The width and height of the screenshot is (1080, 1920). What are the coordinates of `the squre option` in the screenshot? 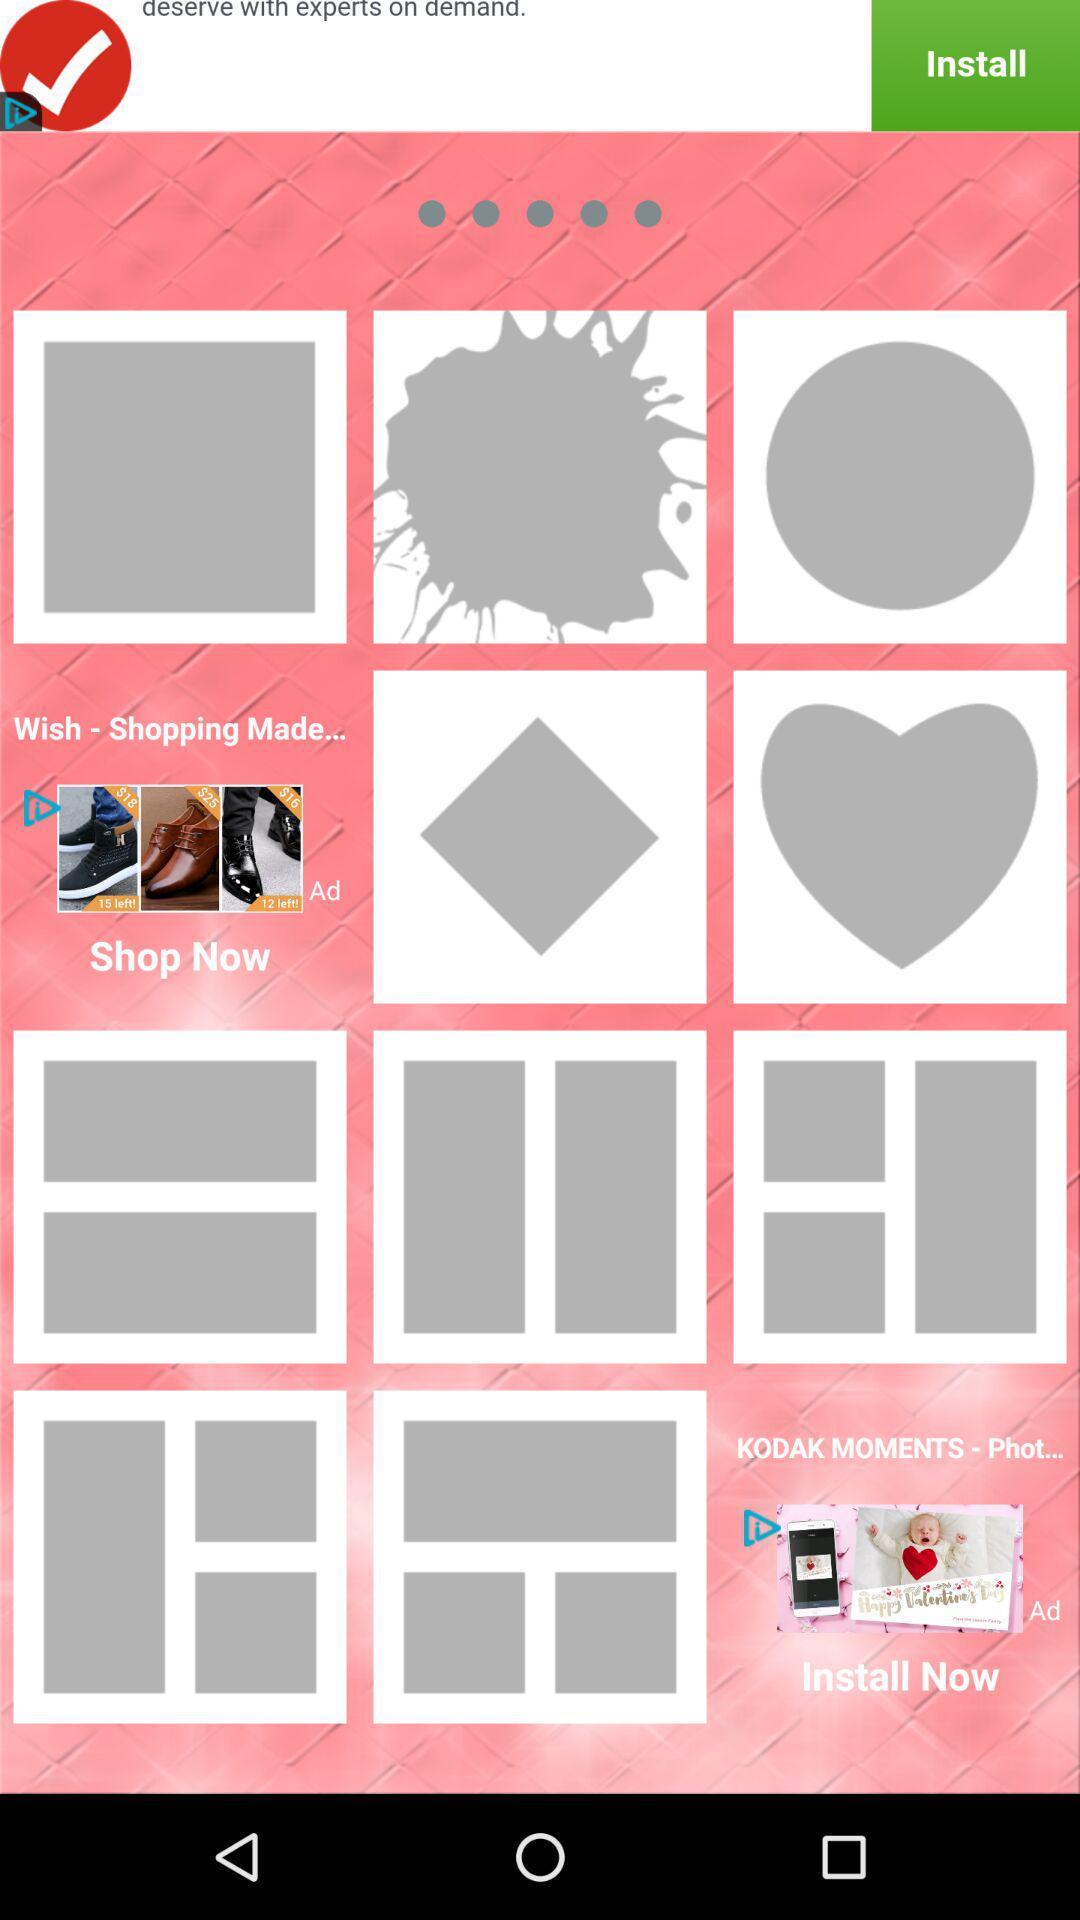 It's located at (180, 475).